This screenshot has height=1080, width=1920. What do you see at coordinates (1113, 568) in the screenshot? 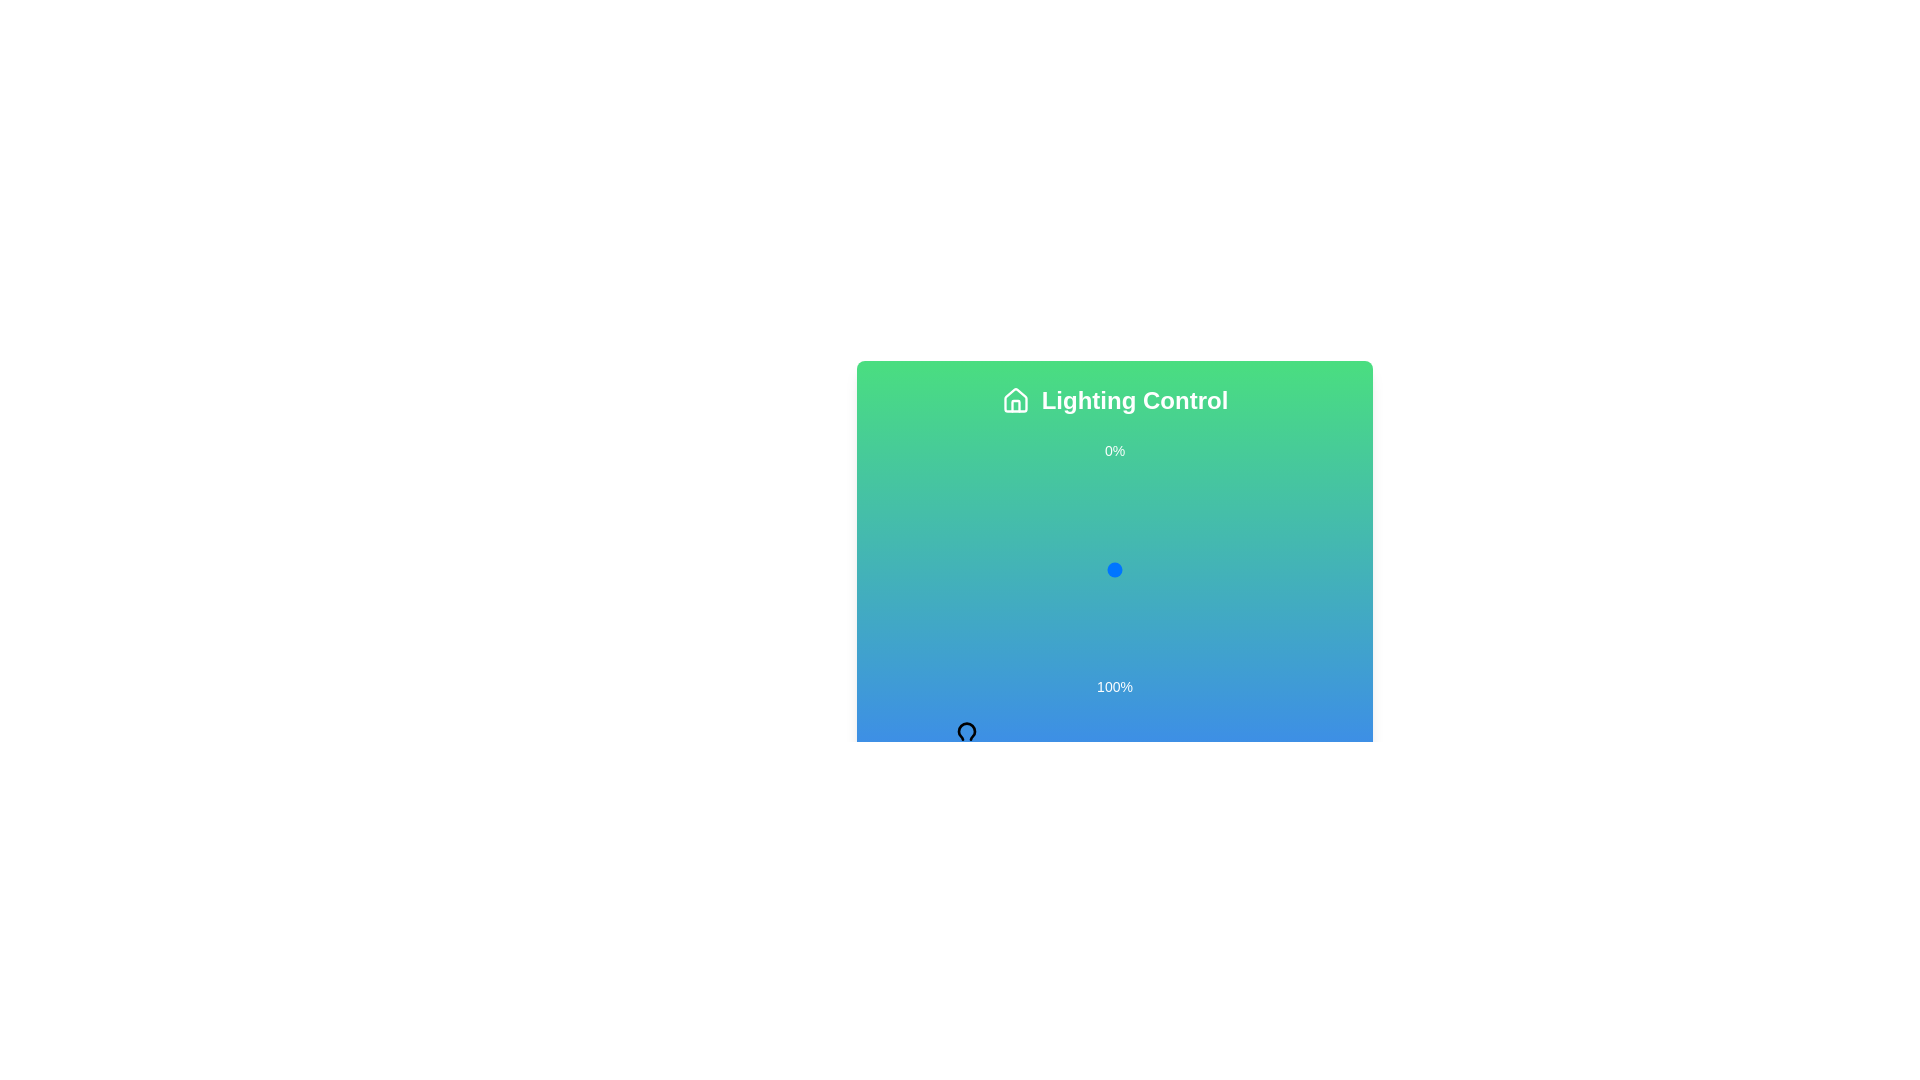
I see `the slider` at bounding box center [1113, 568].